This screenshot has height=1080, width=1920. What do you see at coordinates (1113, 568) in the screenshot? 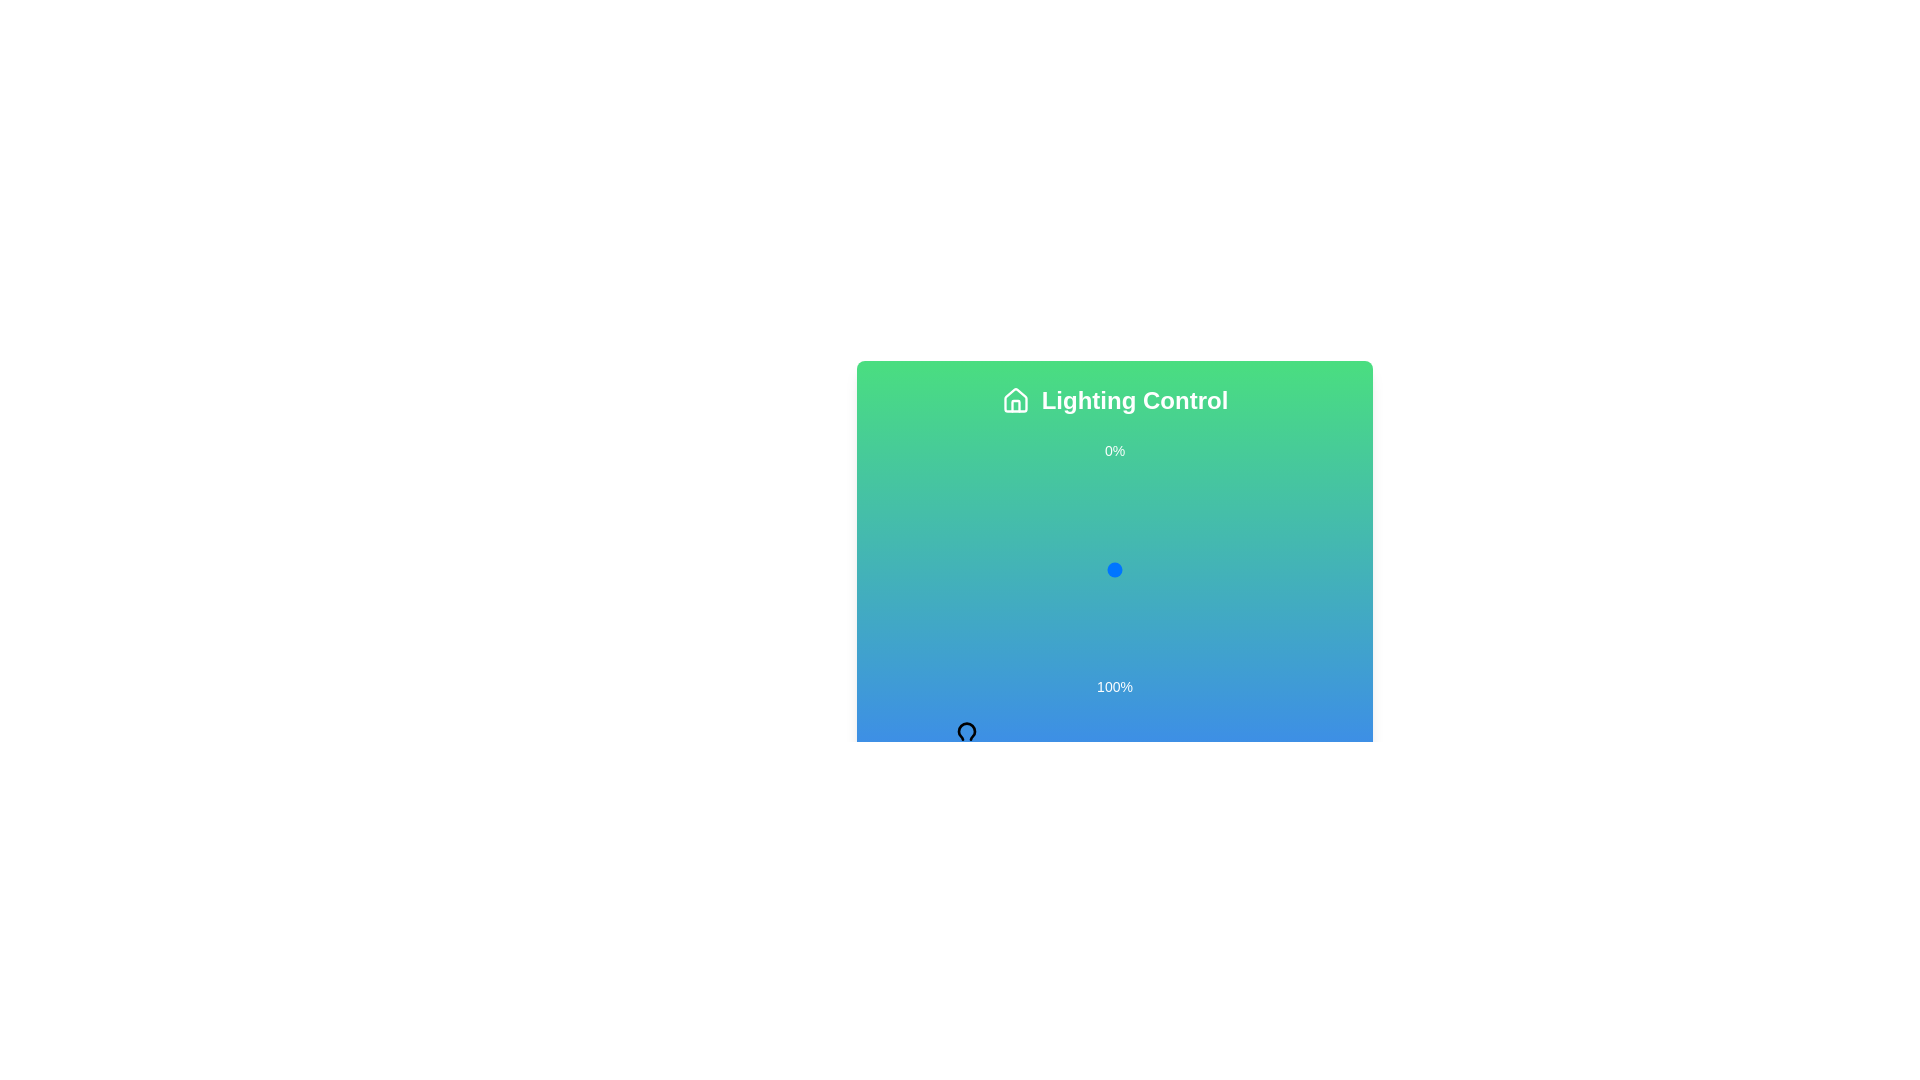
I see `the slider` at bounding box center [1113, 568].